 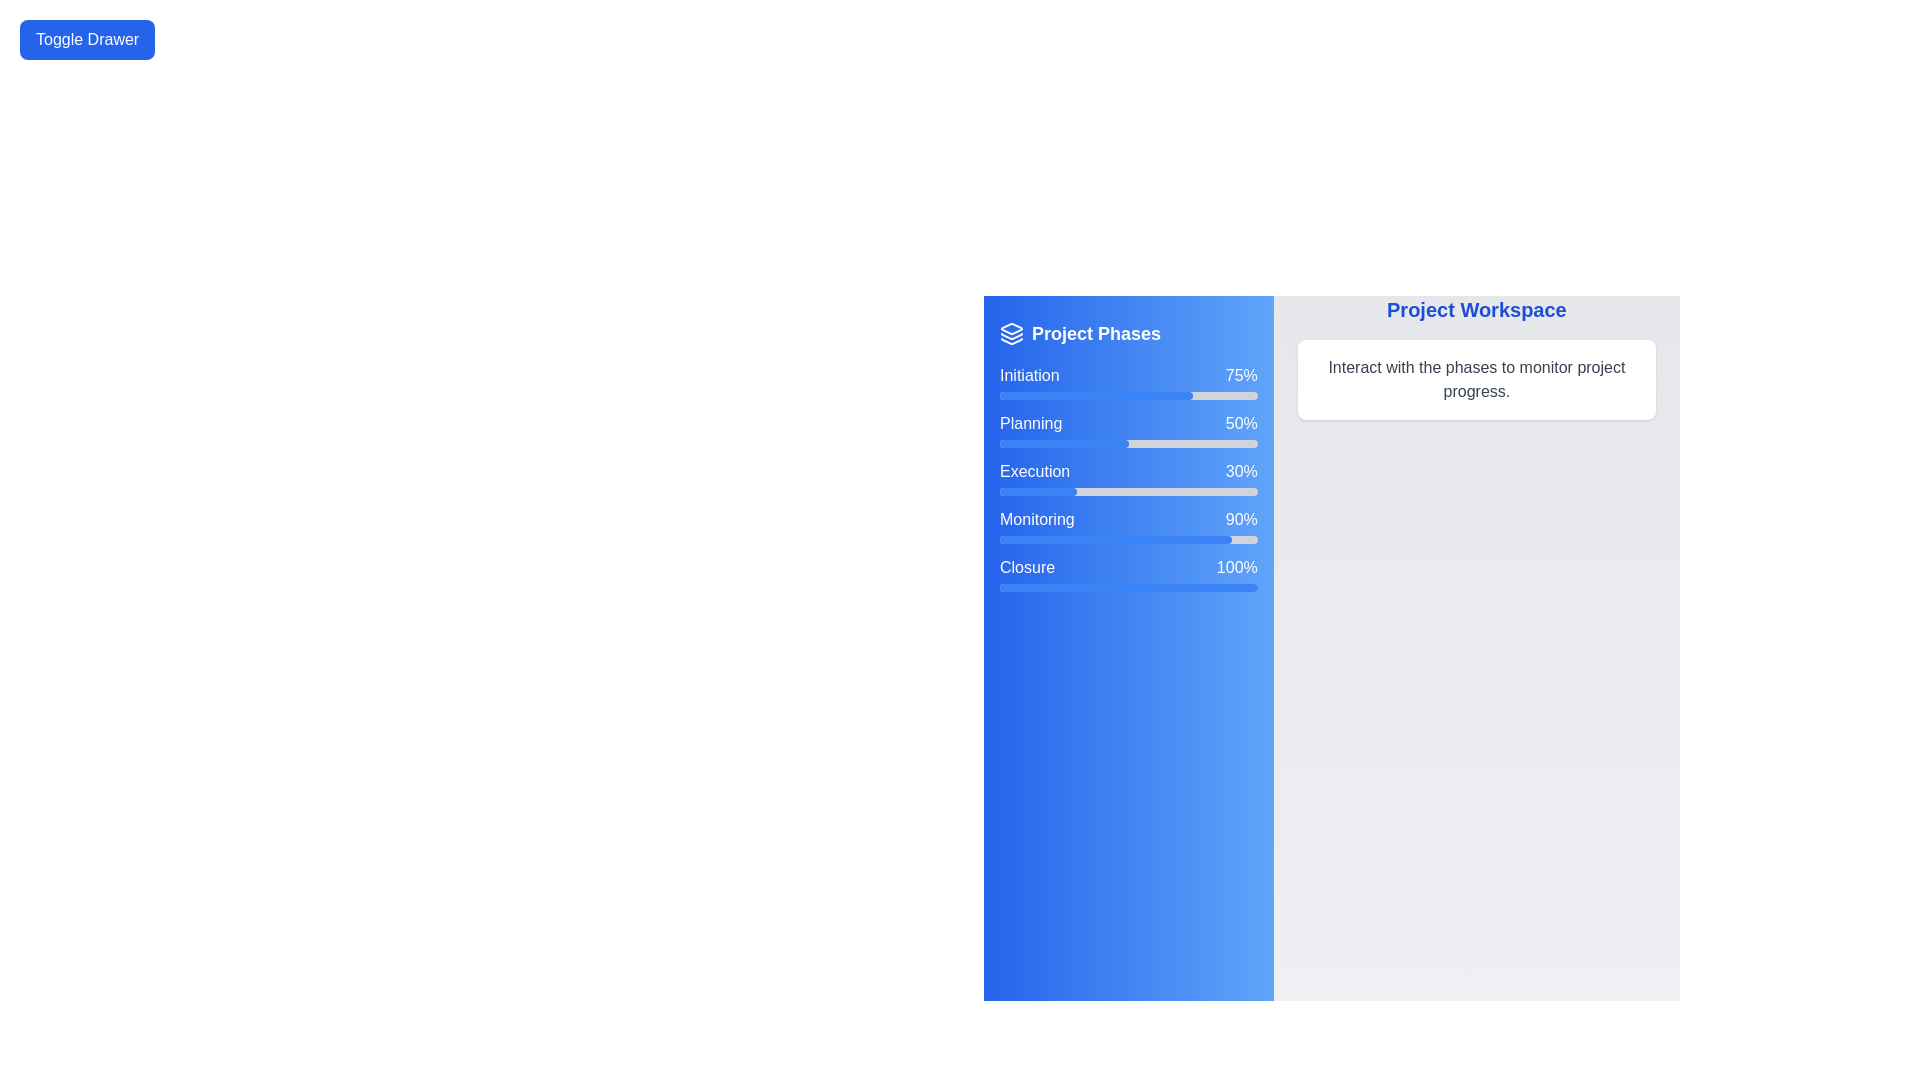 What do you see at coordinates (86, 39) in the screenshot?
I see `the 'Toggle Drawer' button to toggle the visibility of the drawer` at bounding box center [86, 39].